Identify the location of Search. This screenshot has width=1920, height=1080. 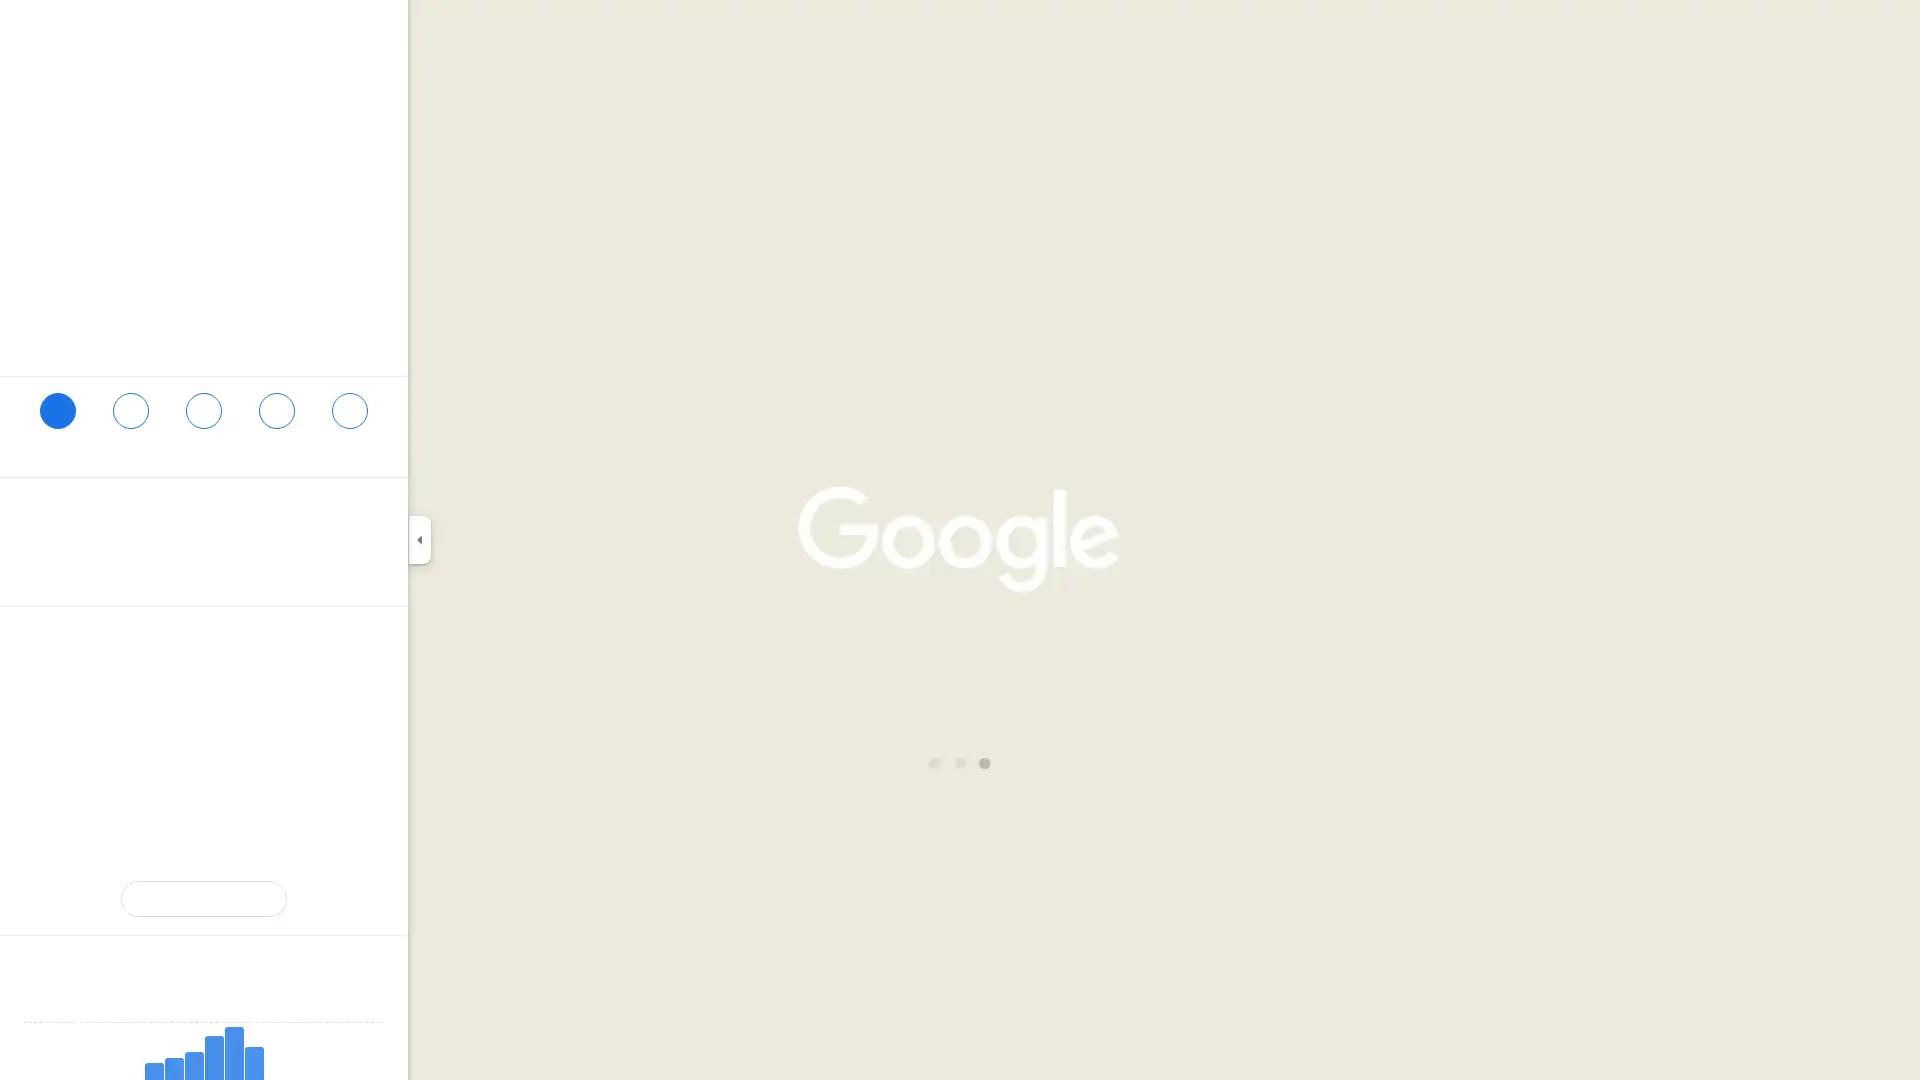
(317, 31).